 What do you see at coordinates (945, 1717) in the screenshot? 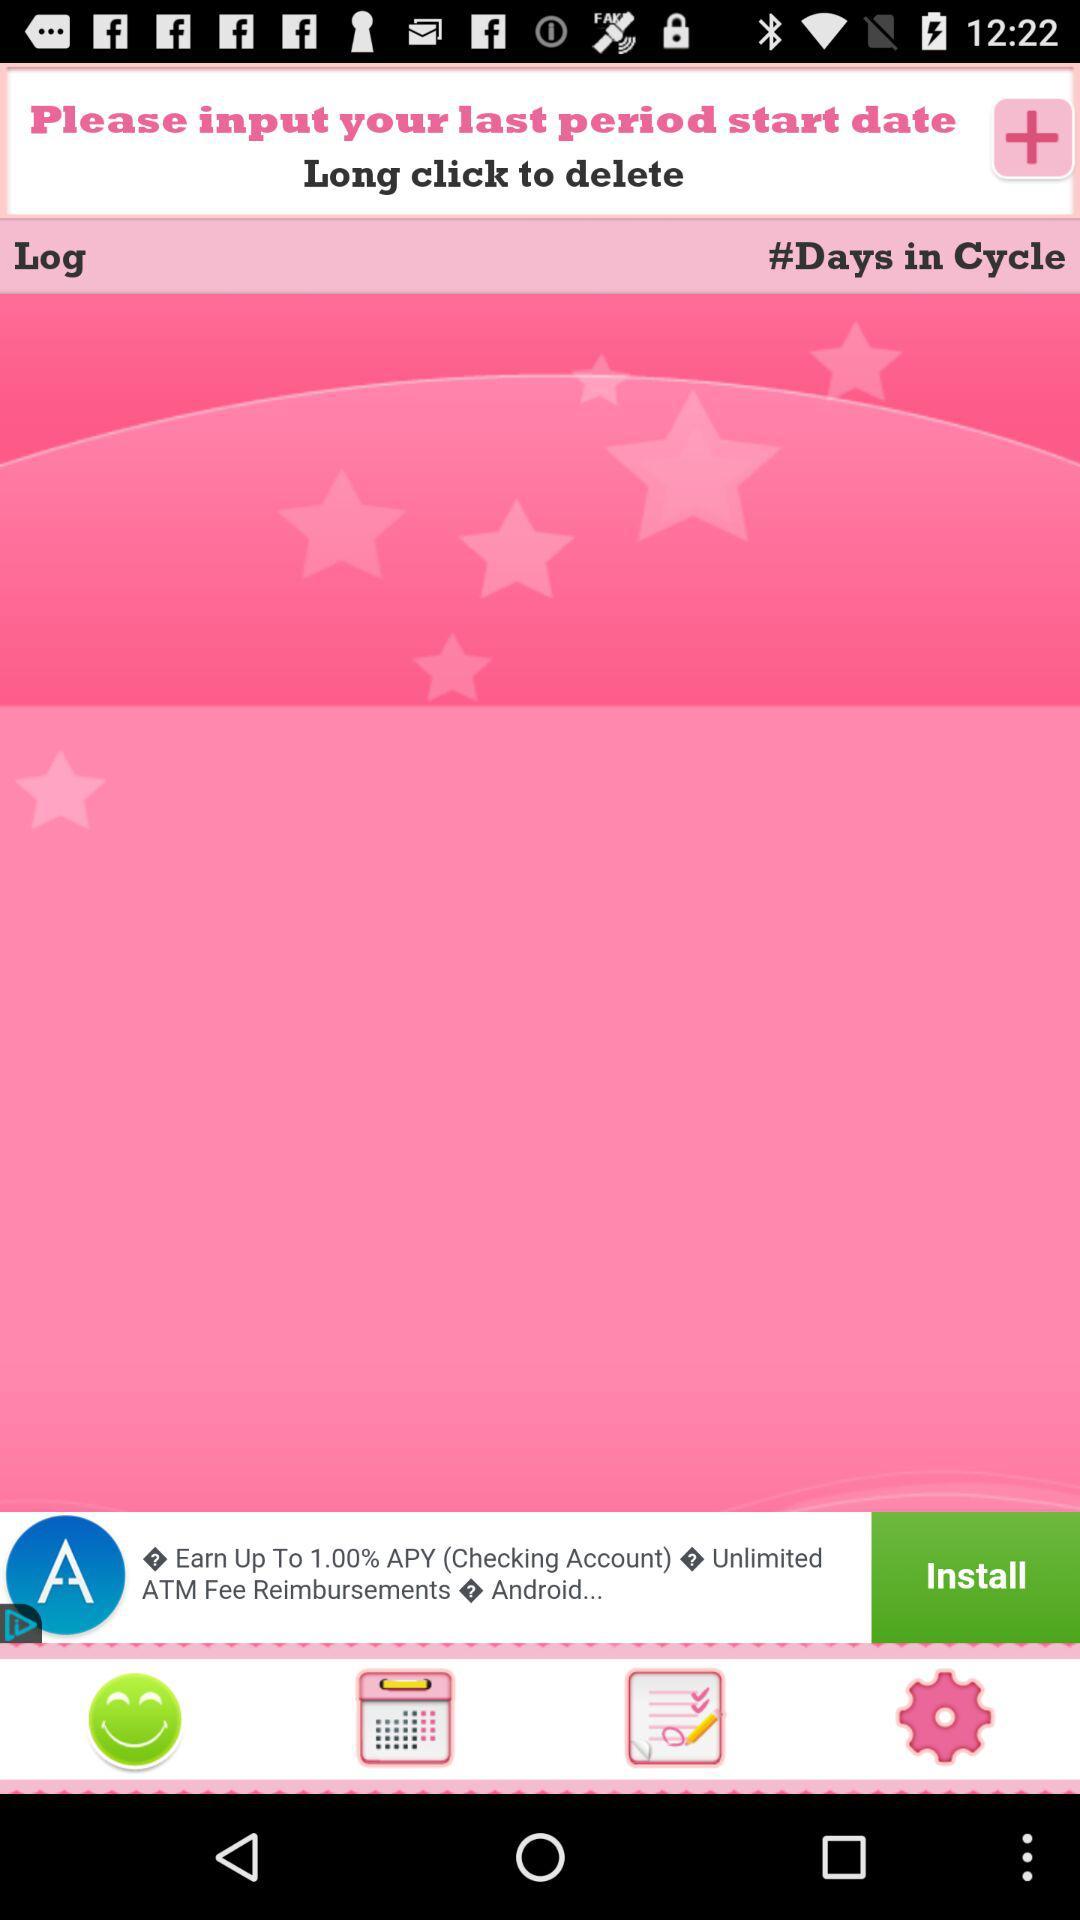
I see `settings` at bounding box center [945, 1717].